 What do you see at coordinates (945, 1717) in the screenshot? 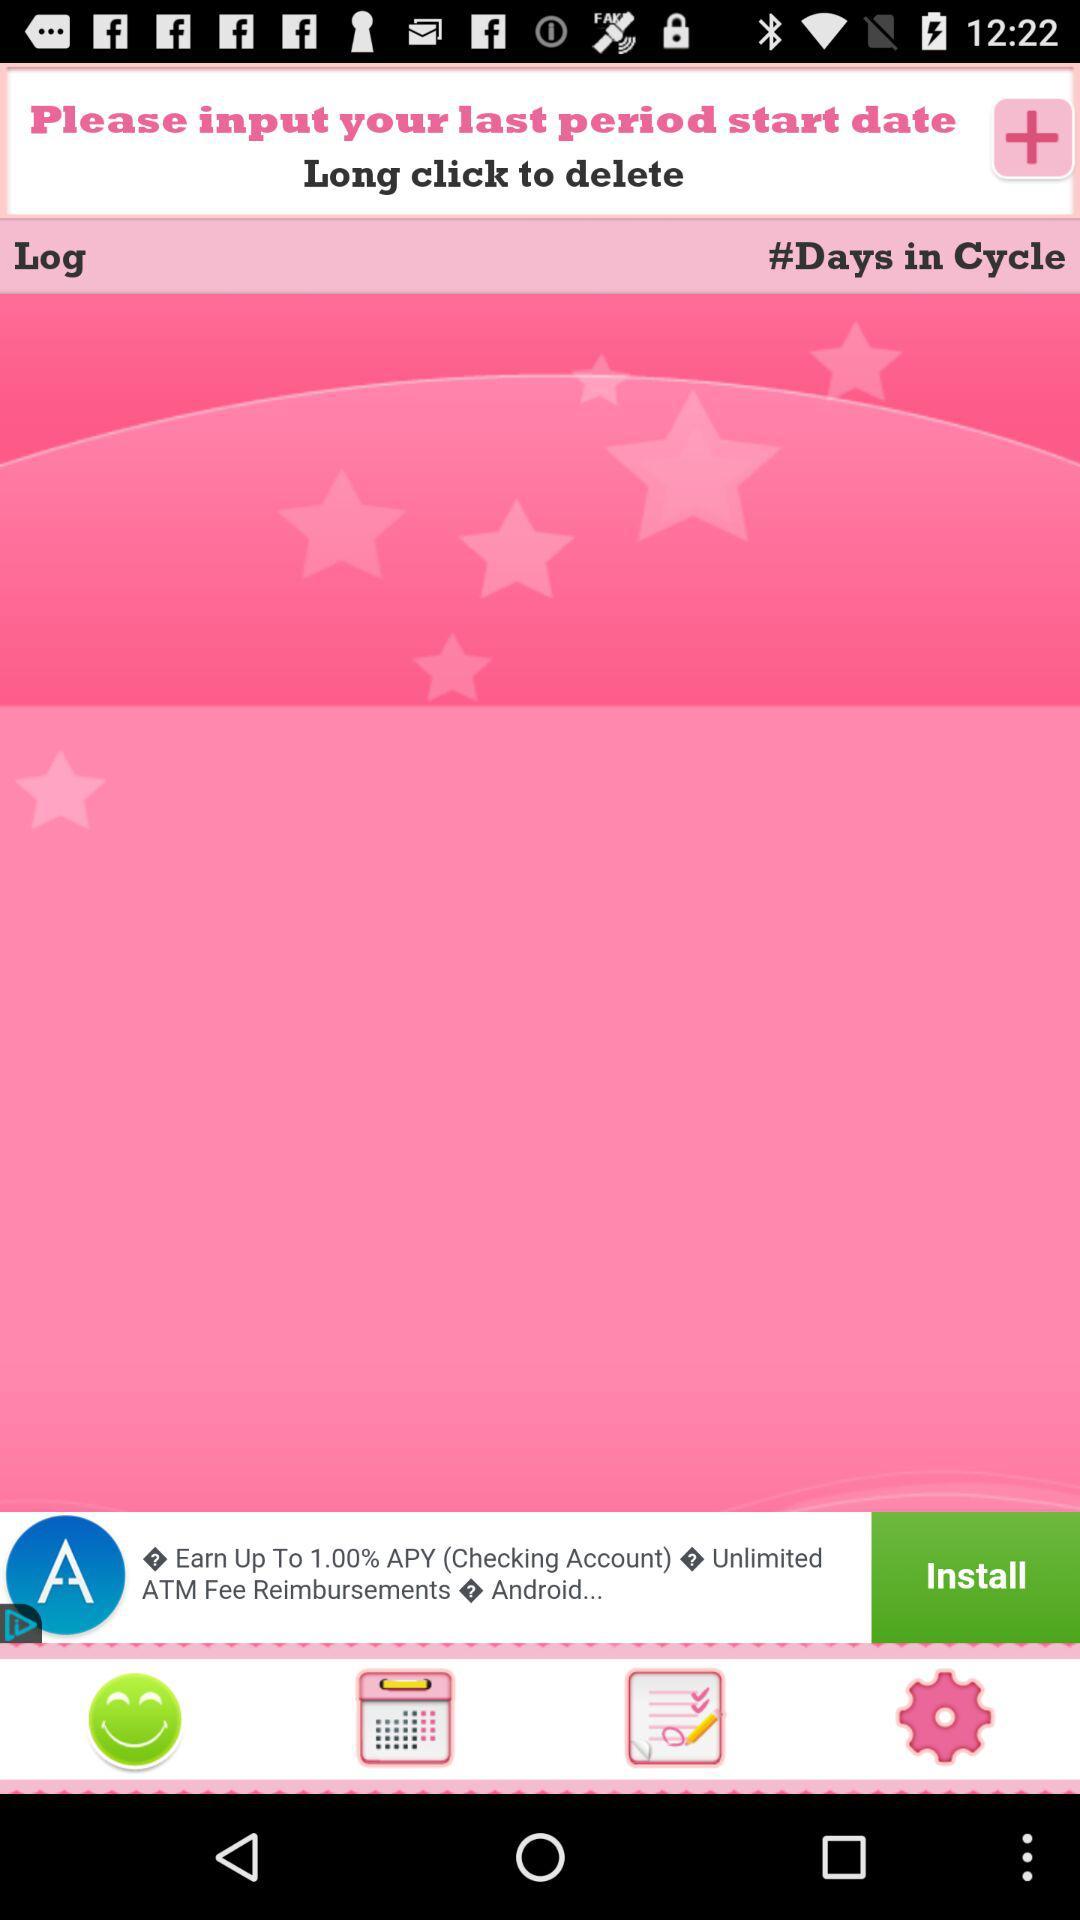
I see `settings` at bounding box center [945, 1717].